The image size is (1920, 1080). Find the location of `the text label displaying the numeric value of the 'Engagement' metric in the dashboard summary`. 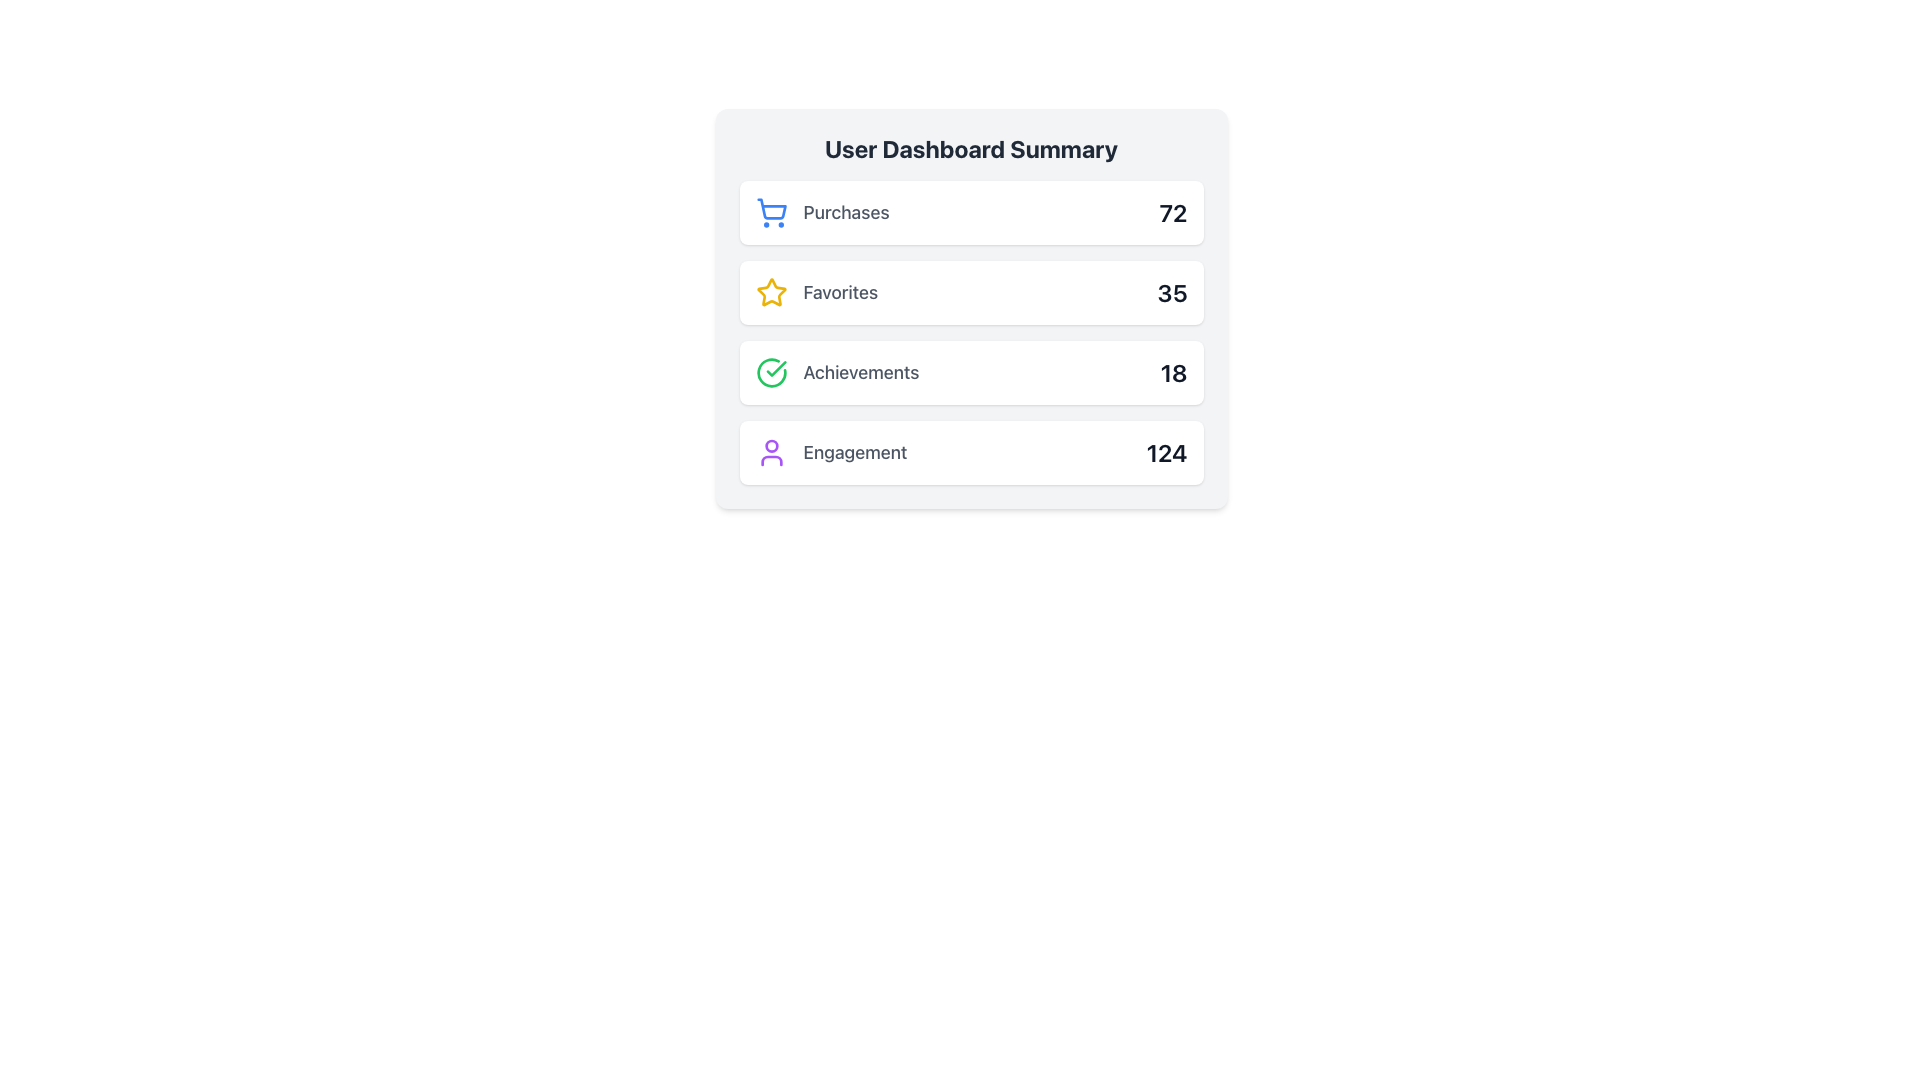

the text label displaying the numeric value of the 'Engagement' metric in the dashboard summary is located at coordinates (1166, 452).